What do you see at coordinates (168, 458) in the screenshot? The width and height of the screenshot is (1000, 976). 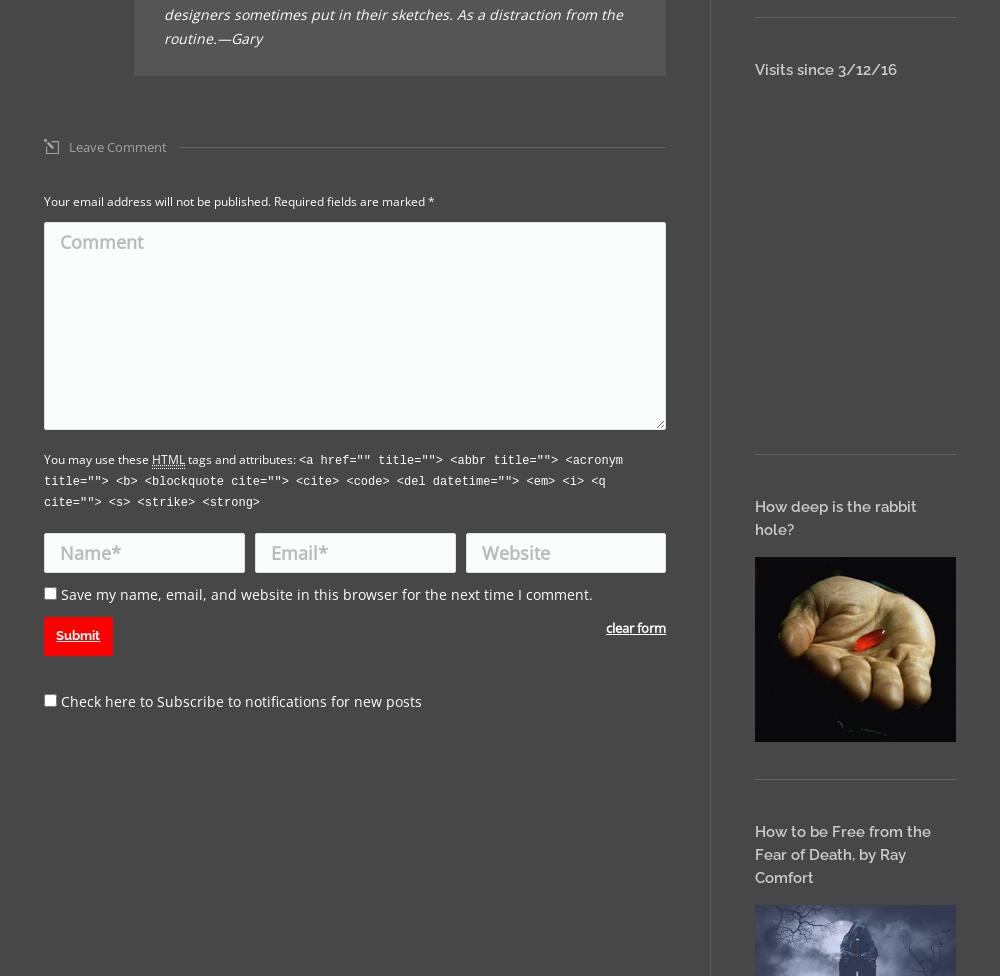 I see `'HTML'` at bounding box center [168, 458].